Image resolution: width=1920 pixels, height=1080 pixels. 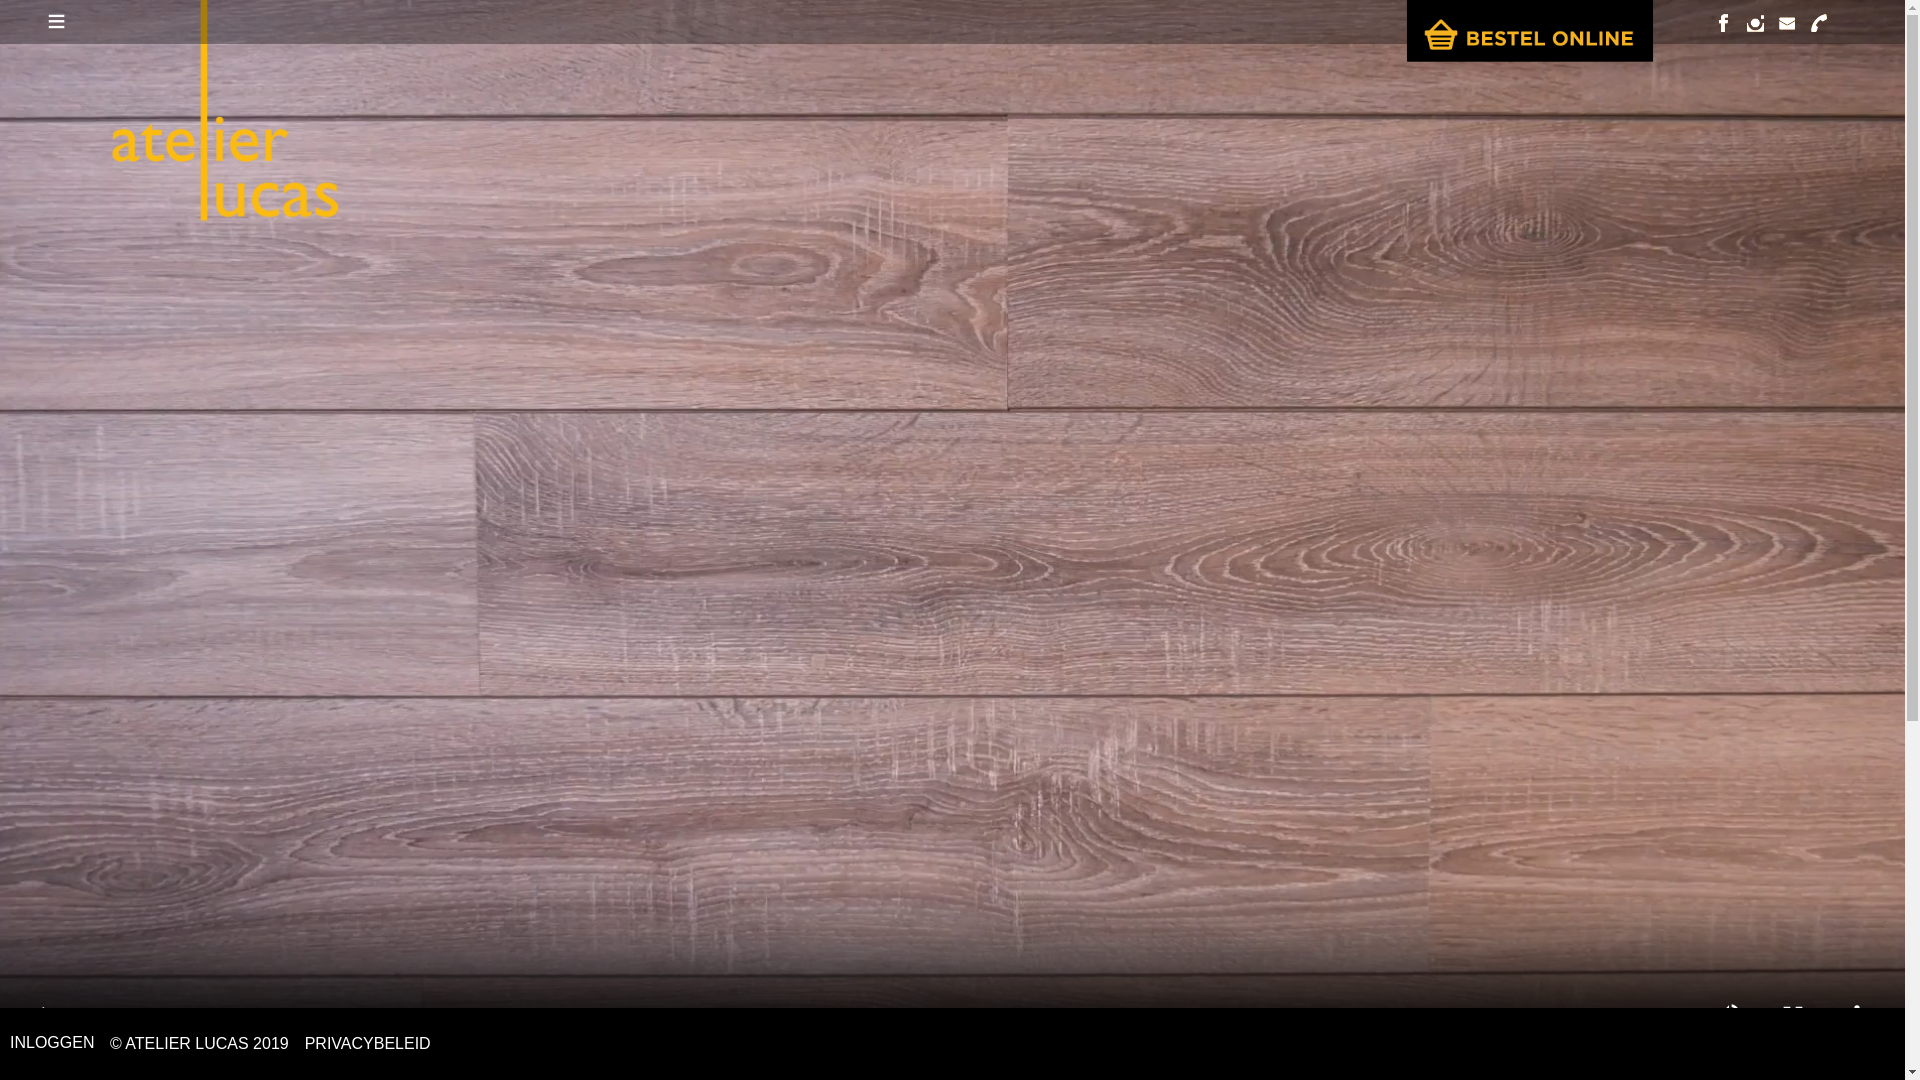 What do you see at coordinates (368, 1043) in the screenshot?
I see `'PRIVACYBELEID'` at bounding box center [368, 1043].